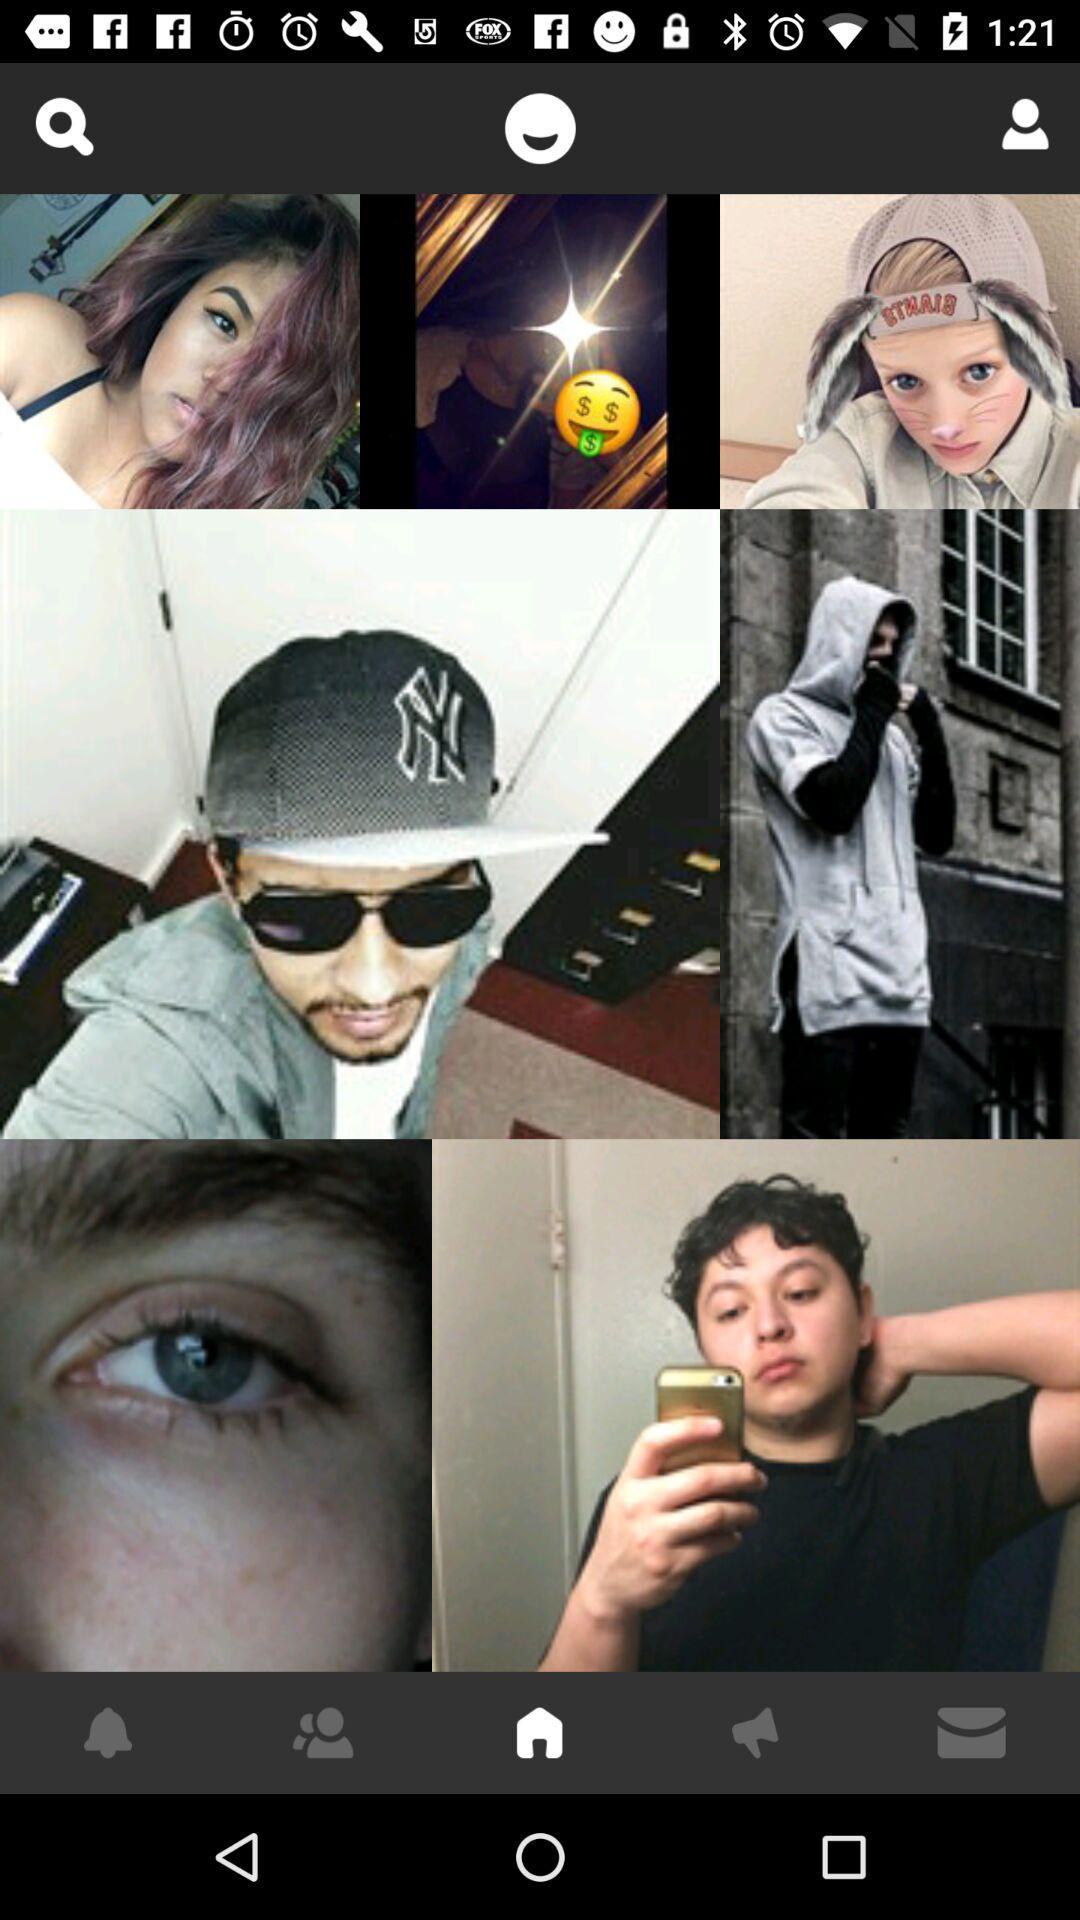  What do you see at coordinates (62, 125) in the screenshot?
I see `zoom in` at bounding box center [62, 125].